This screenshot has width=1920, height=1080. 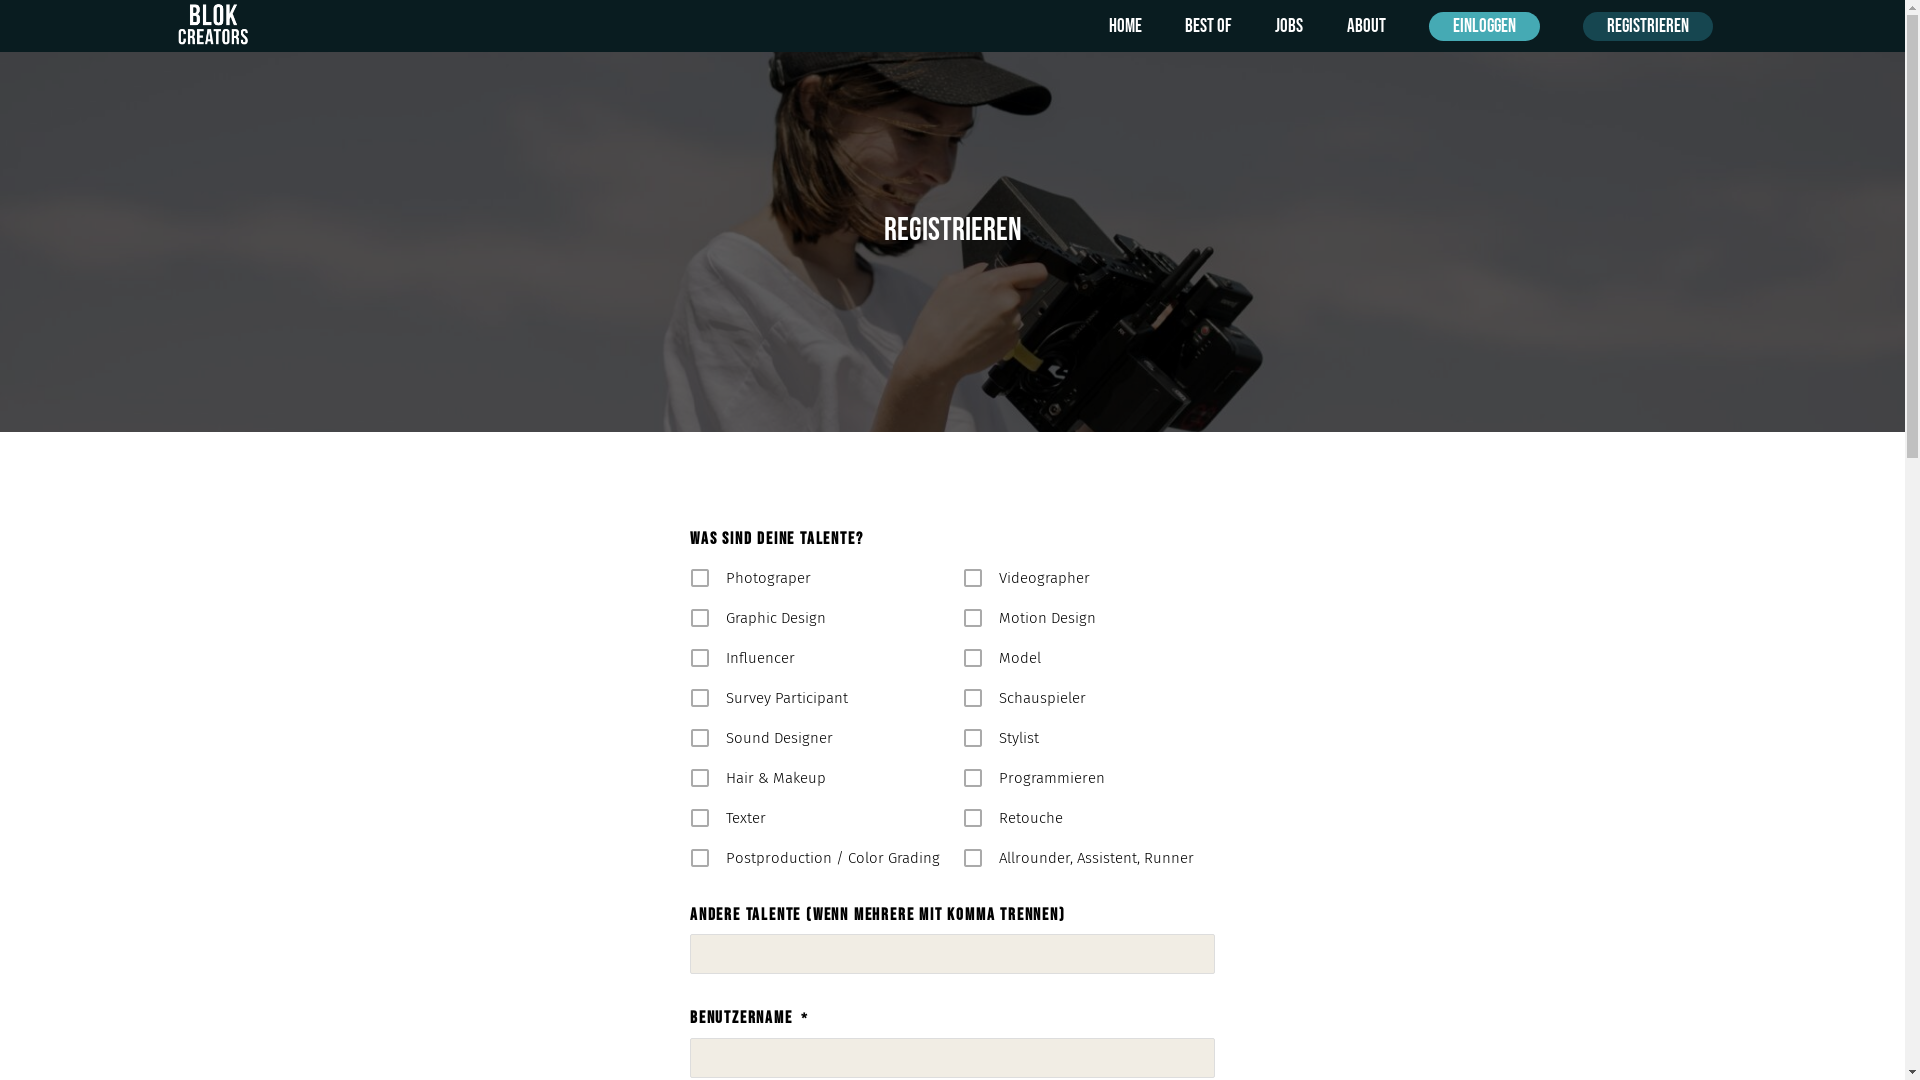 I want to click on 'Best of', so click(x=1207, y=26).